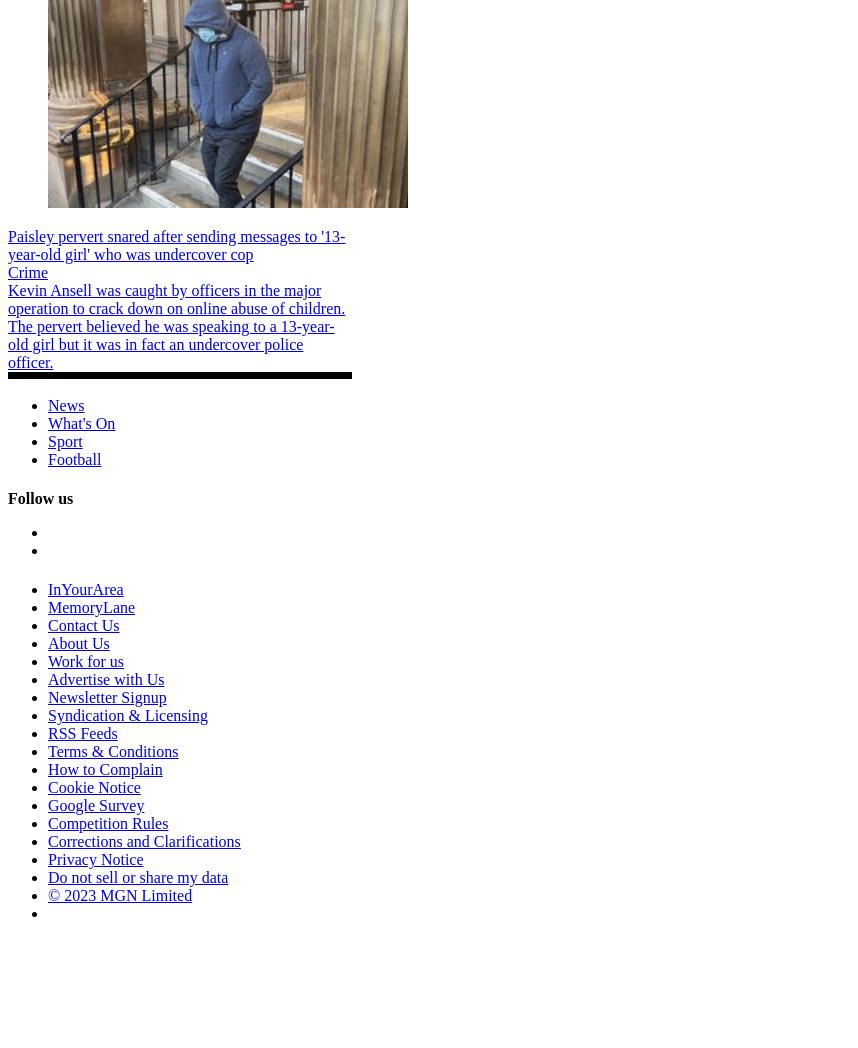  I want to click on 'Work for us', so click(84, 661).